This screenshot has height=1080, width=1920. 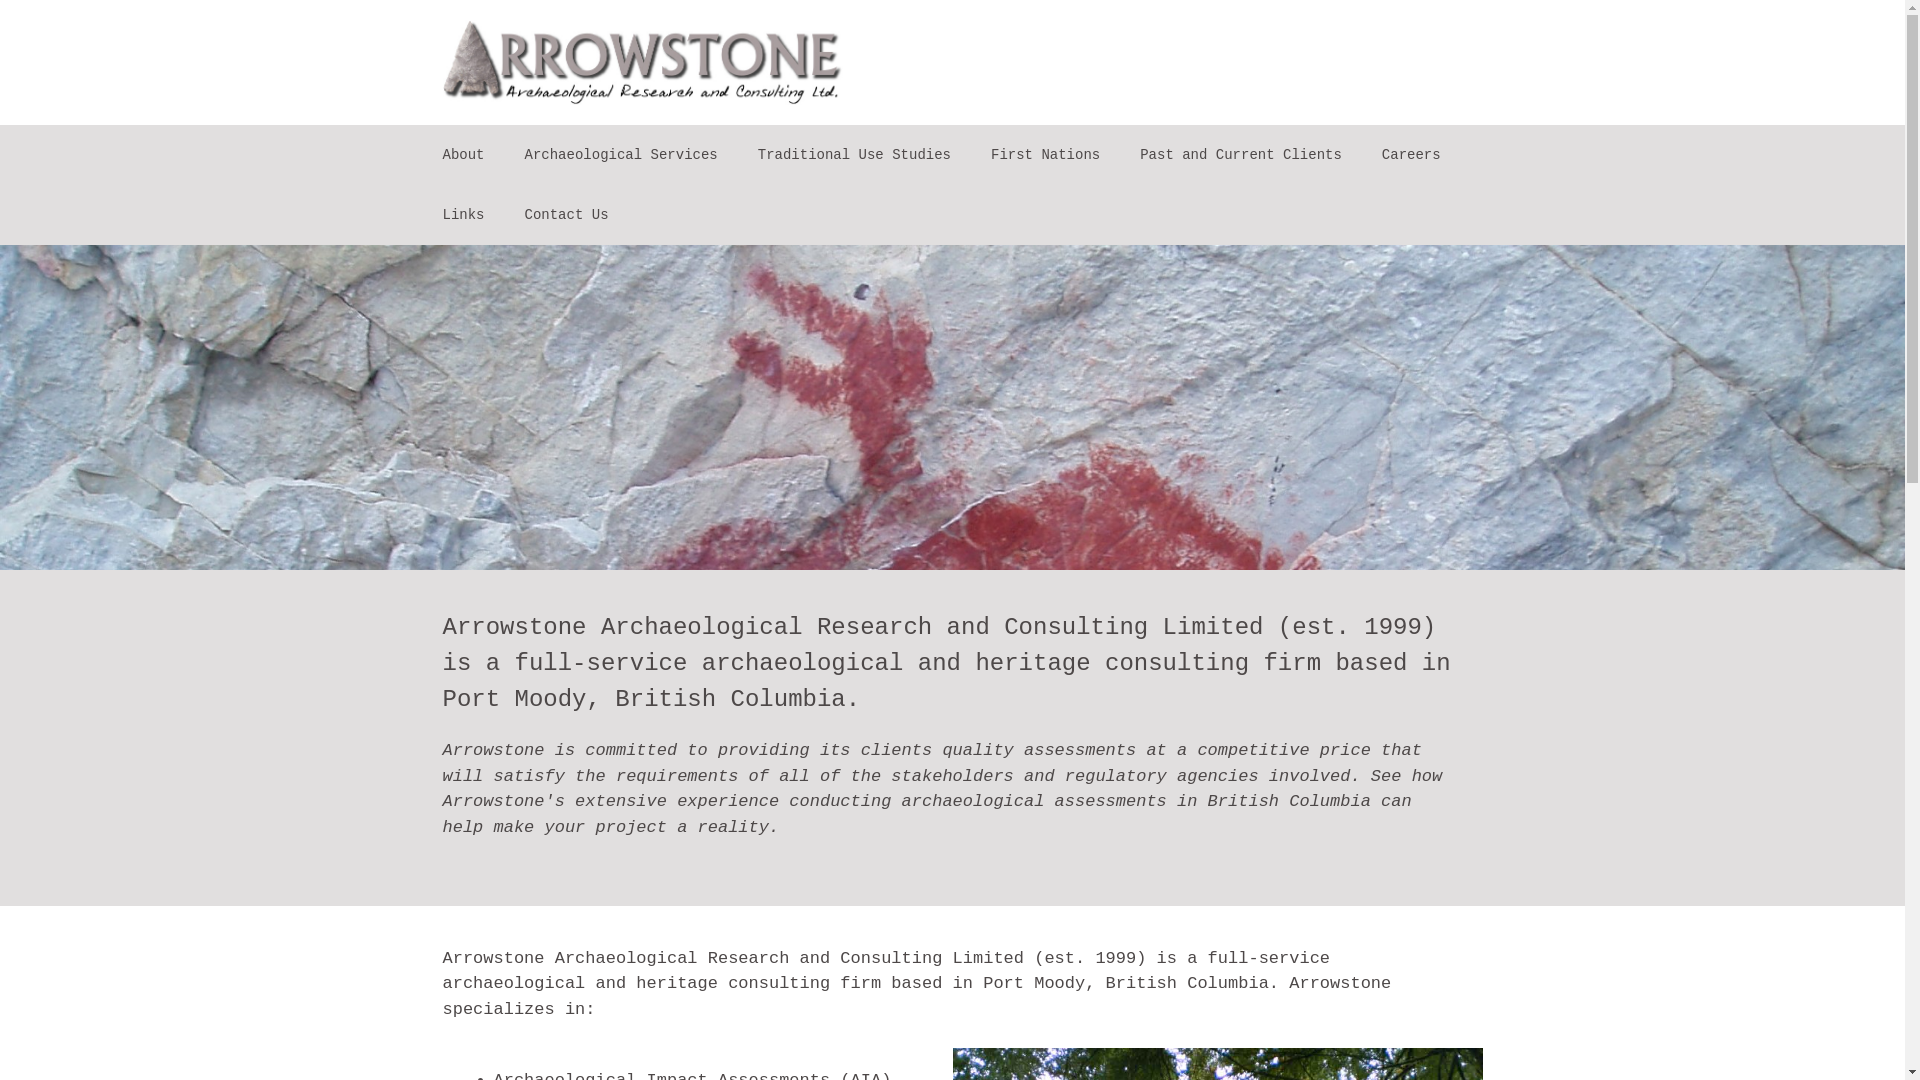 What do you see at coordinates (565, 215) in the screenshot?
I see `'Contact Us'` at bounding box center [565, 215].